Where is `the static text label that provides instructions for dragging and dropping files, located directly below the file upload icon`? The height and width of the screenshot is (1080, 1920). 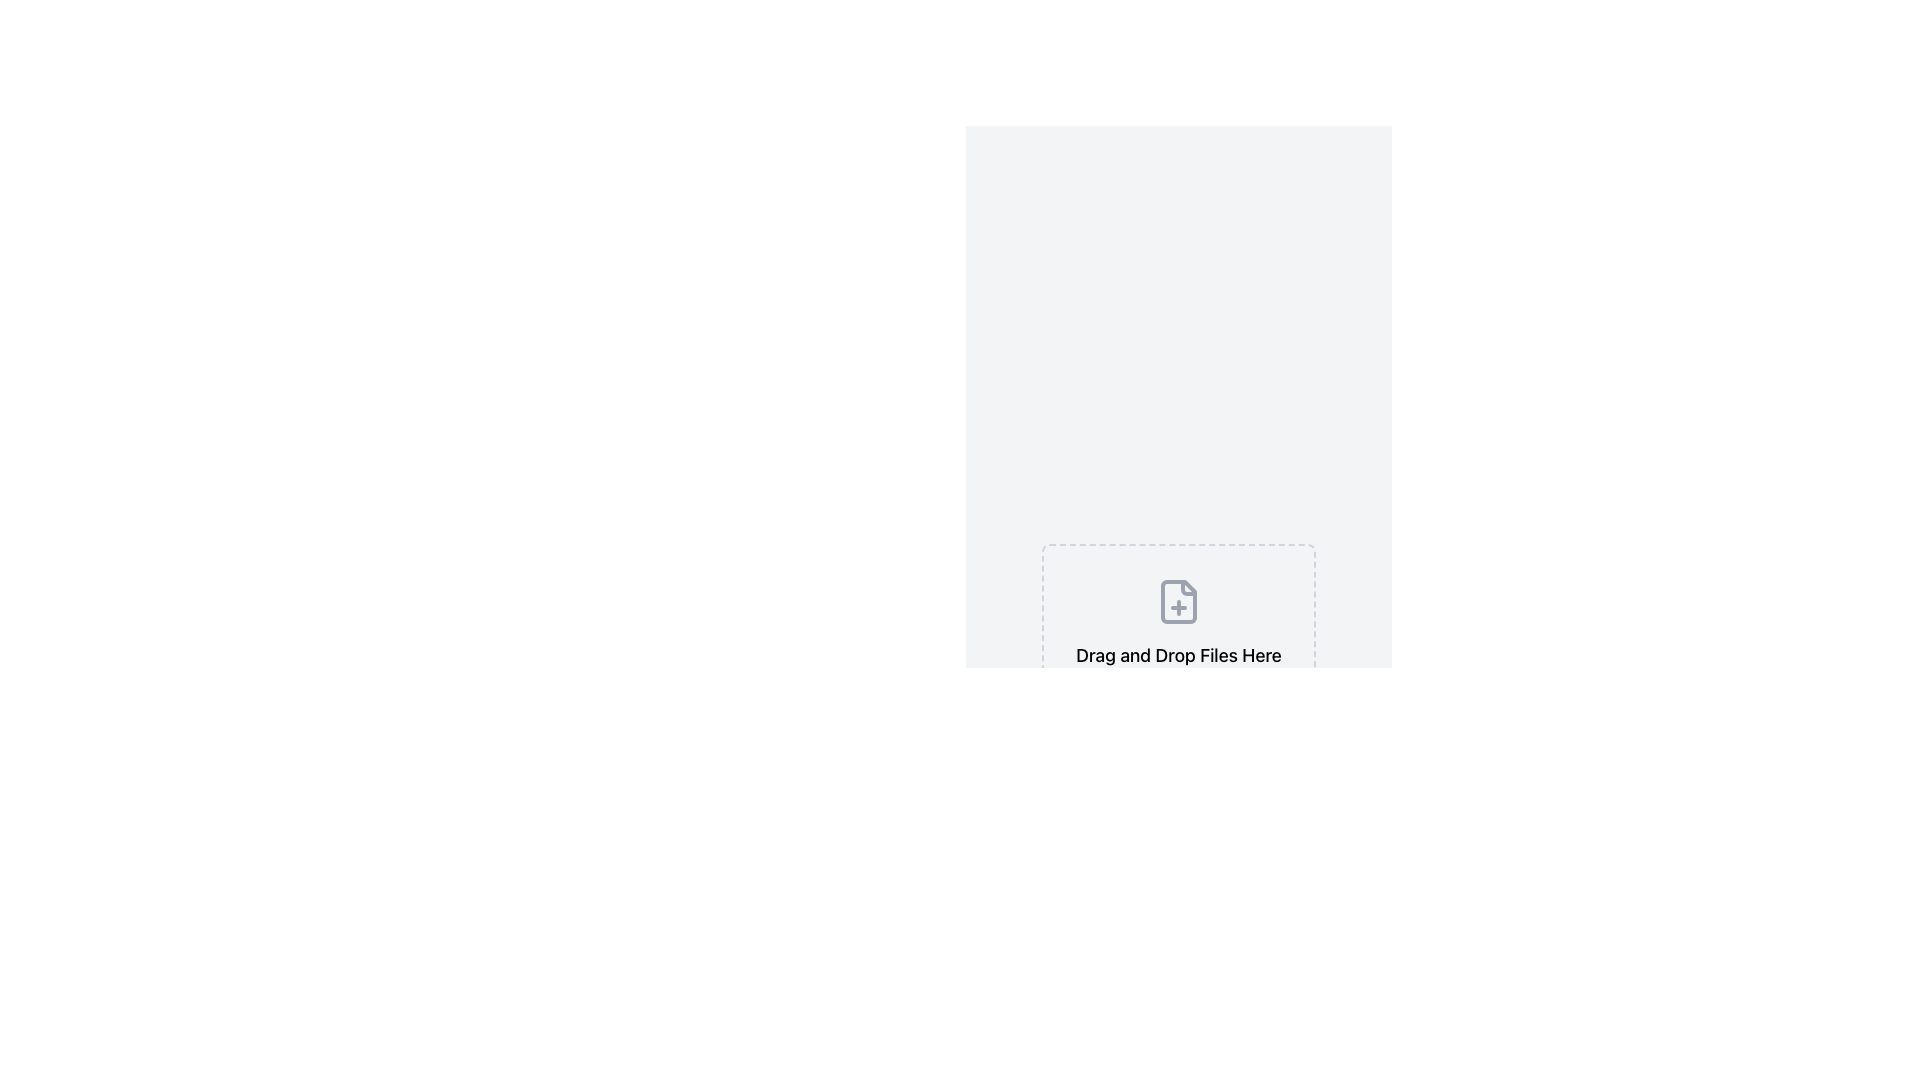 the static text label that provides instructions for dragging and dropping files, located directly below the file upload icon is located at coordinates (1179, 655).